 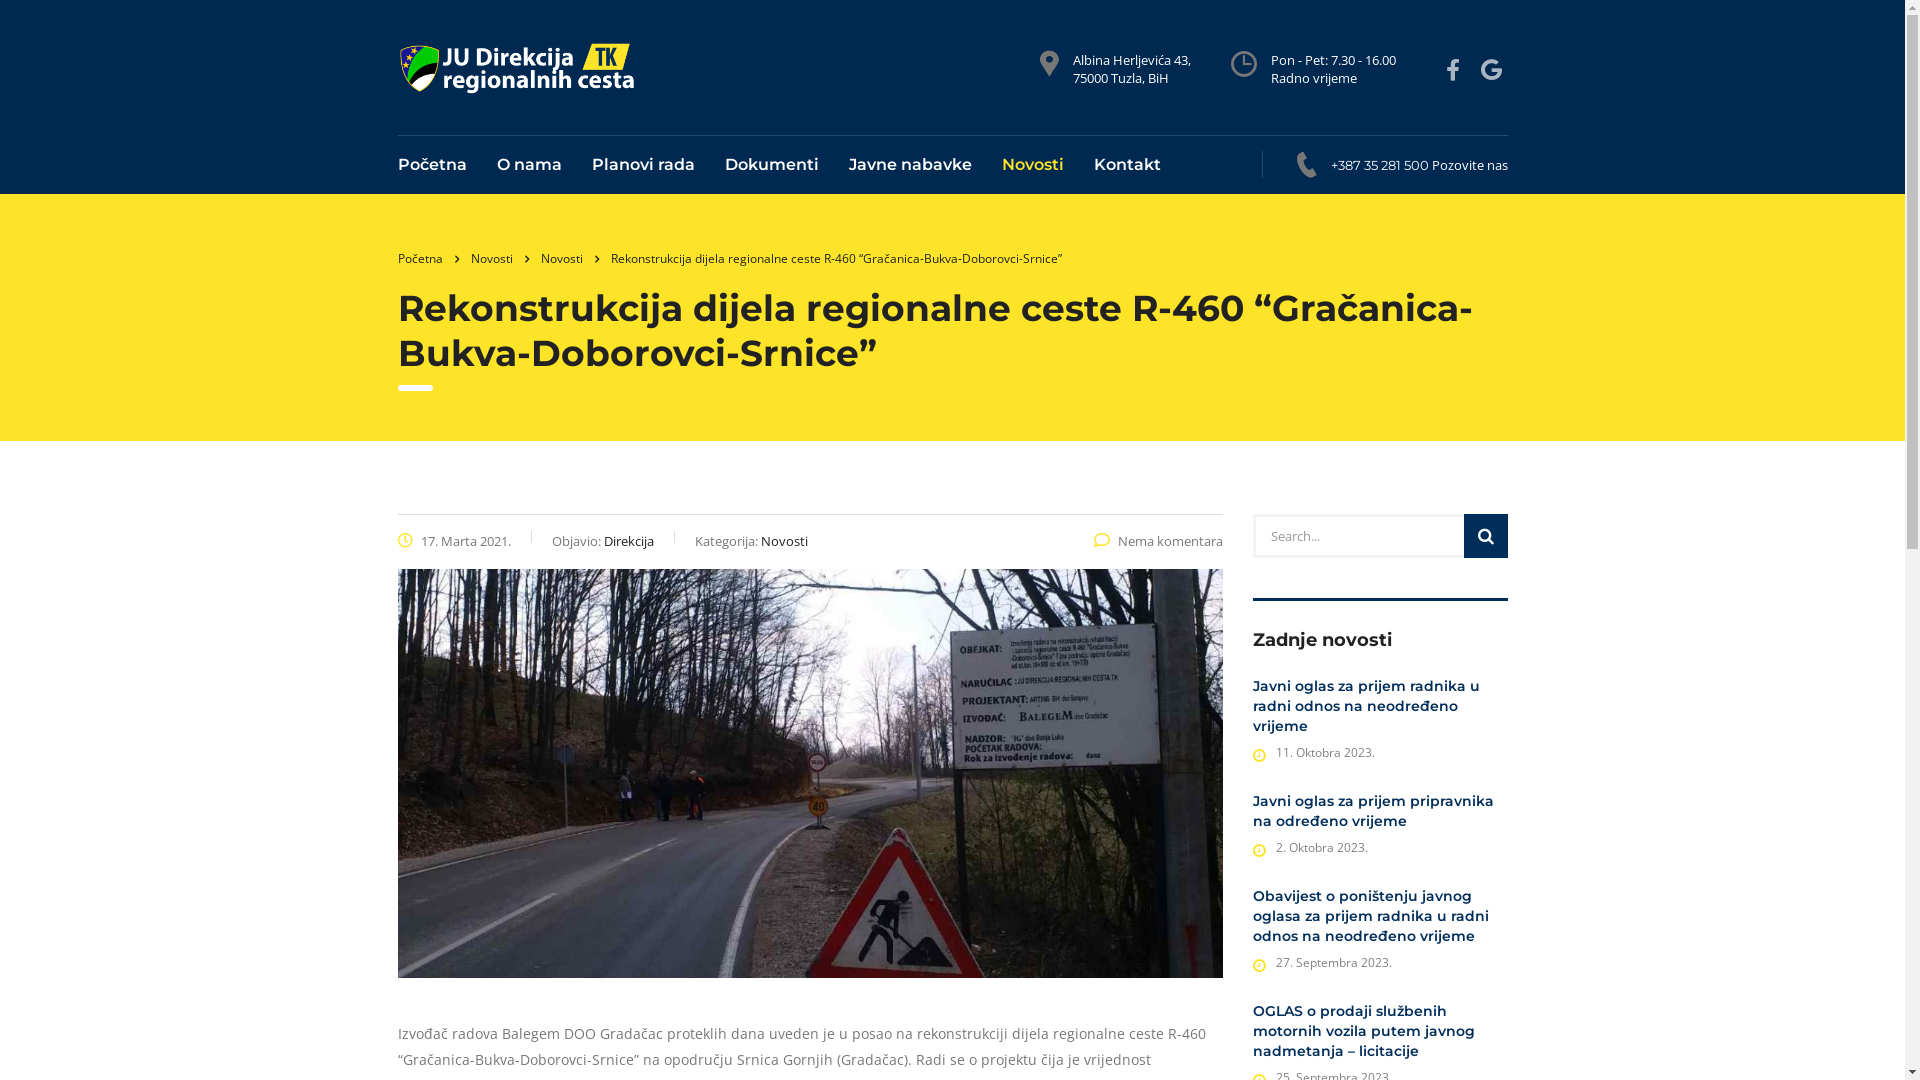 What do you see at coordinates (1455, 68) in the screenshot?
I see `' '` at bounding box center [1455, 68].